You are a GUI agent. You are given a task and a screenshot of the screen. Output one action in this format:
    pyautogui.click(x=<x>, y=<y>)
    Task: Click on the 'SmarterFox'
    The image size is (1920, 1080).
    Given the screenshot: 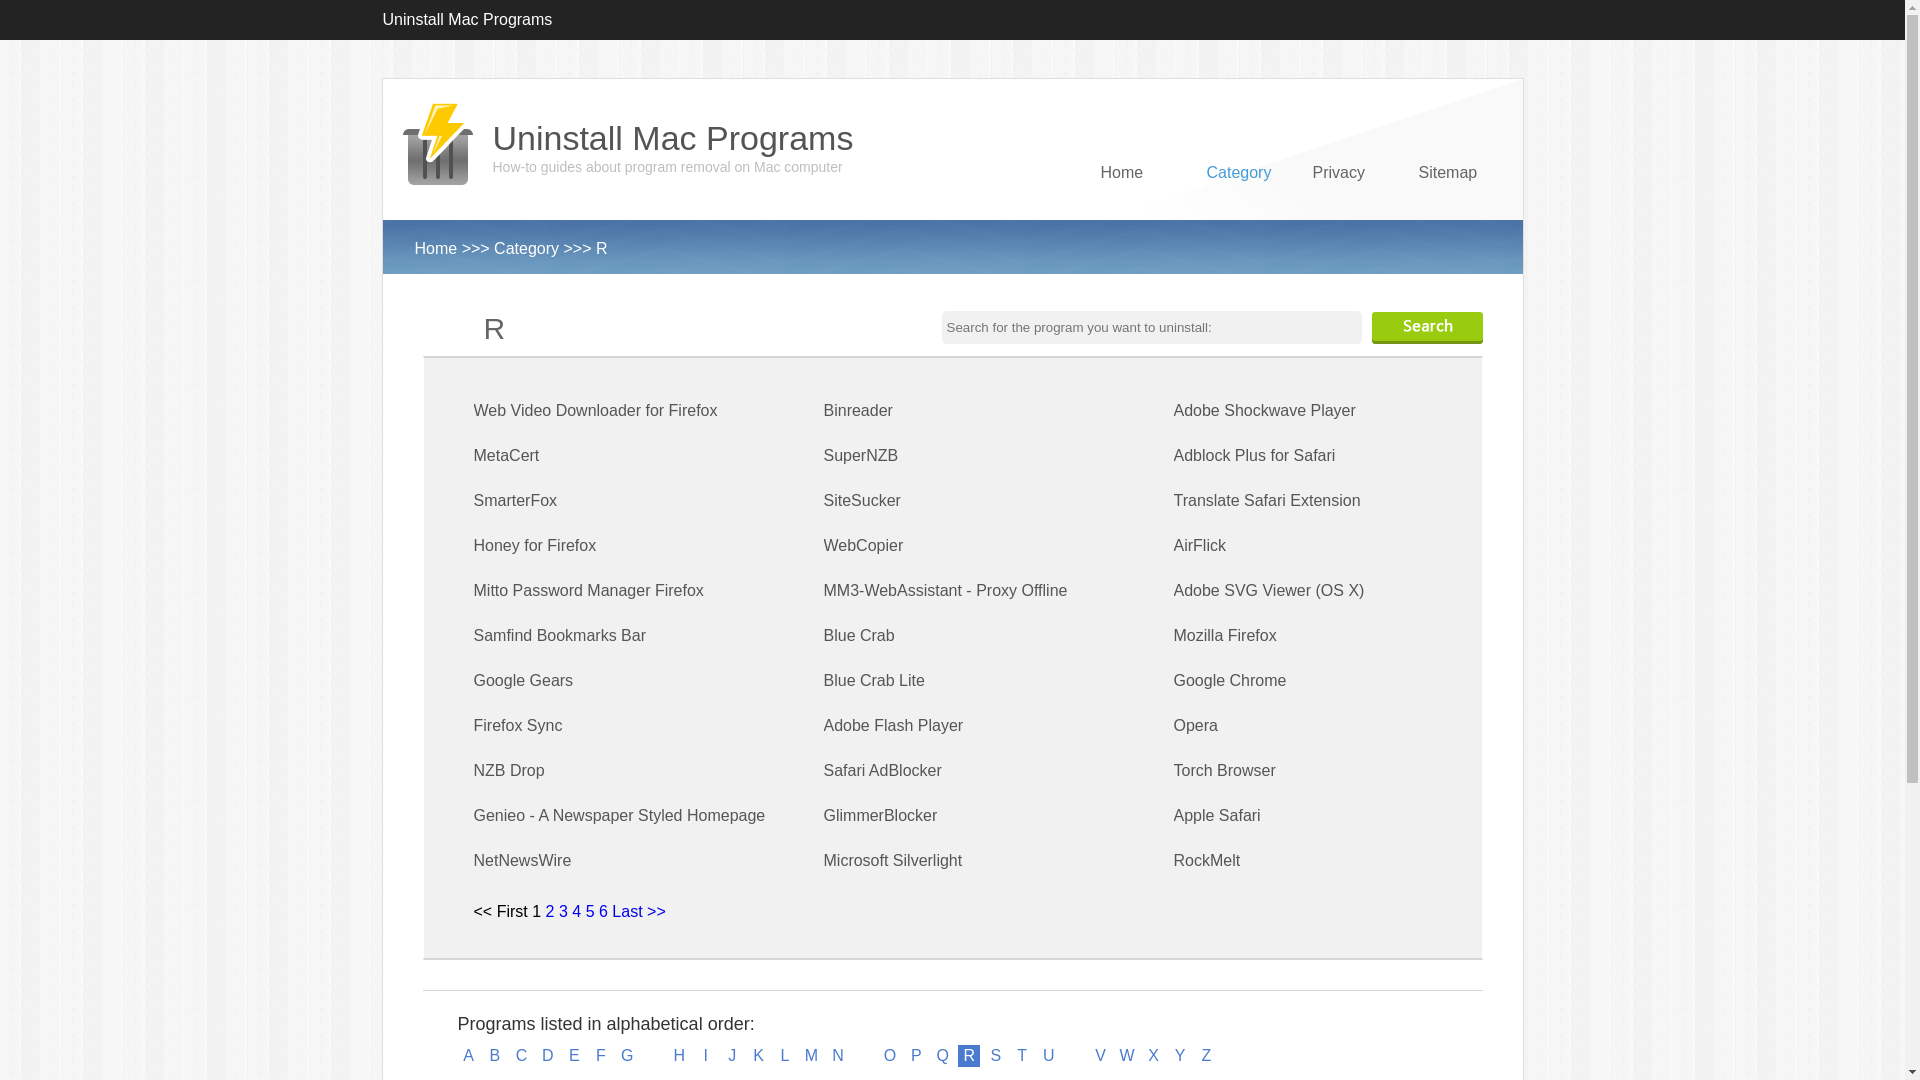 What is the action you would take?
    pyautogui.click(x=516, y=499)
    